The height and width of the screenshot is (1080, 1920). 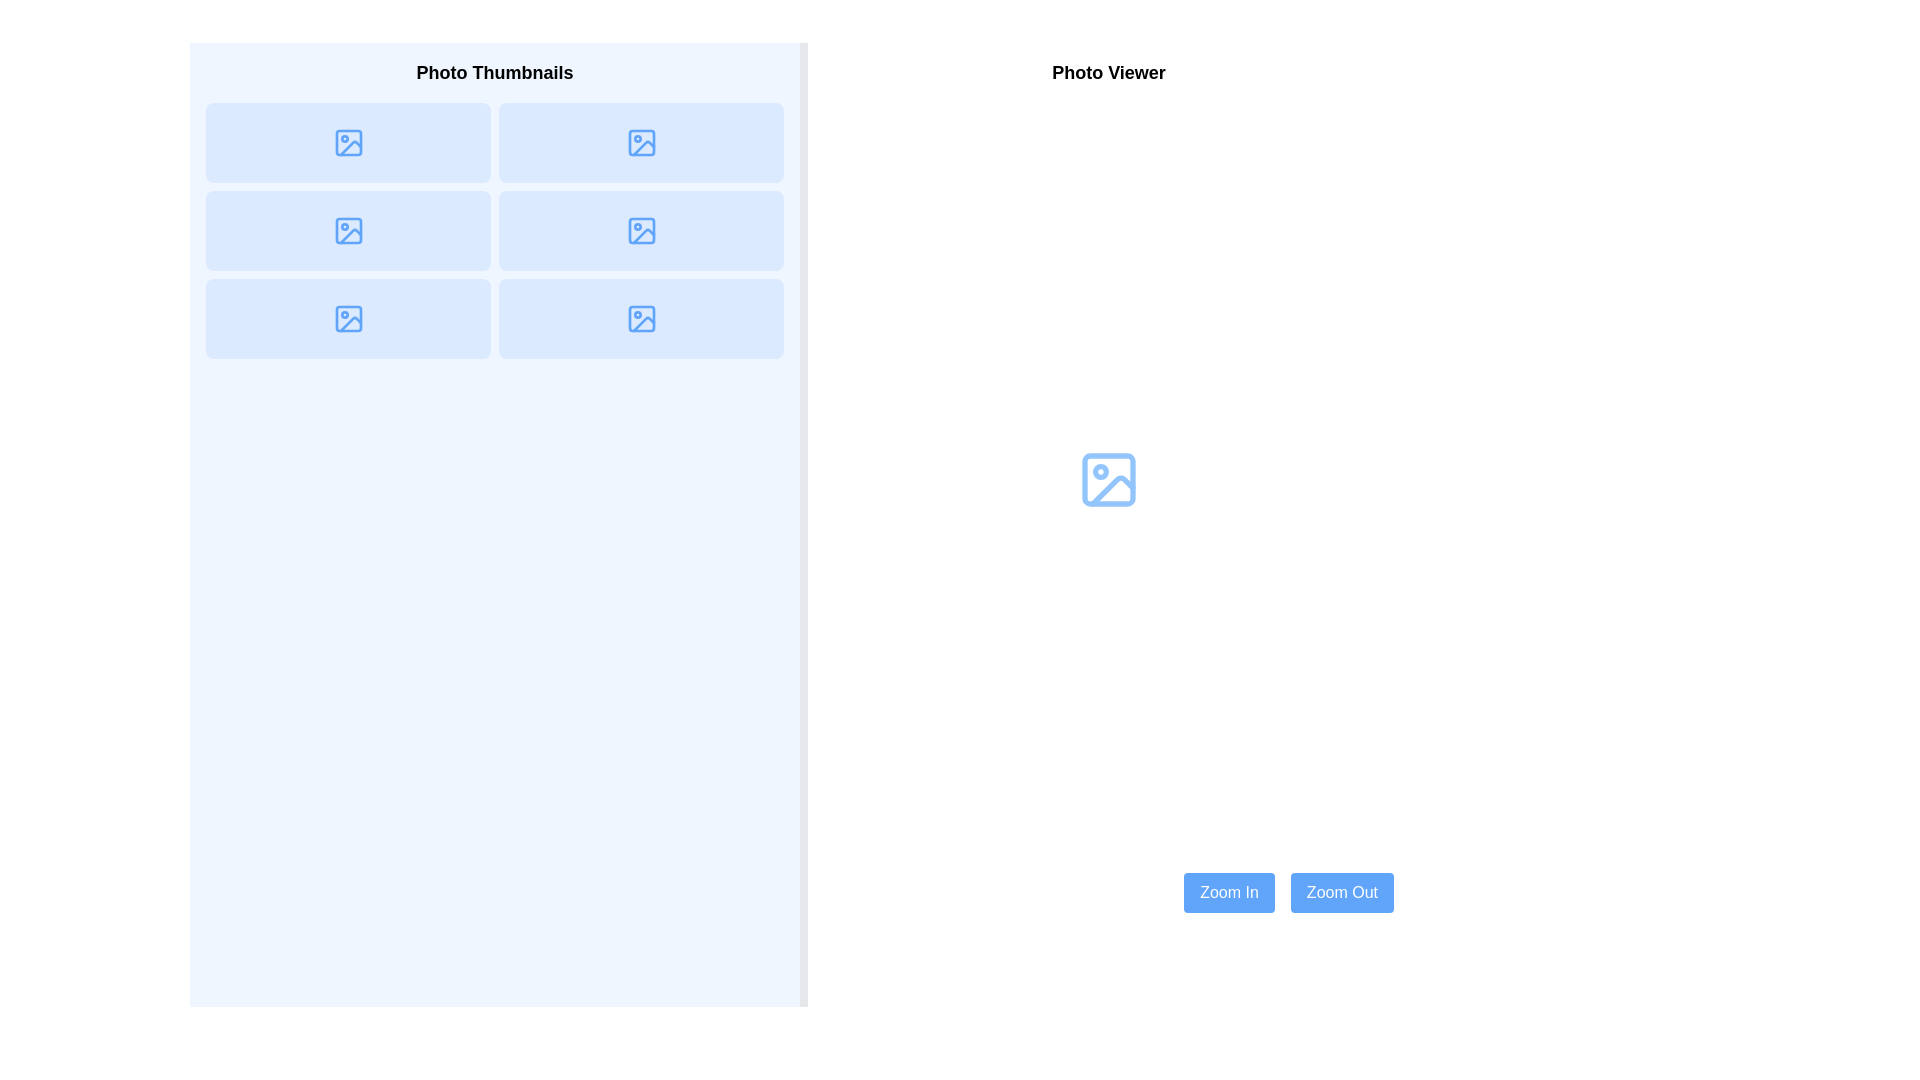 What do you see at coordinates (1107, 479) in the screenshot?
I see `the blue icon resembling an image placeholder with a circular detail and a line inside a rectangular outline, located centrally in the 'Photo Viewer' region` at bounding box center [1107, 479].